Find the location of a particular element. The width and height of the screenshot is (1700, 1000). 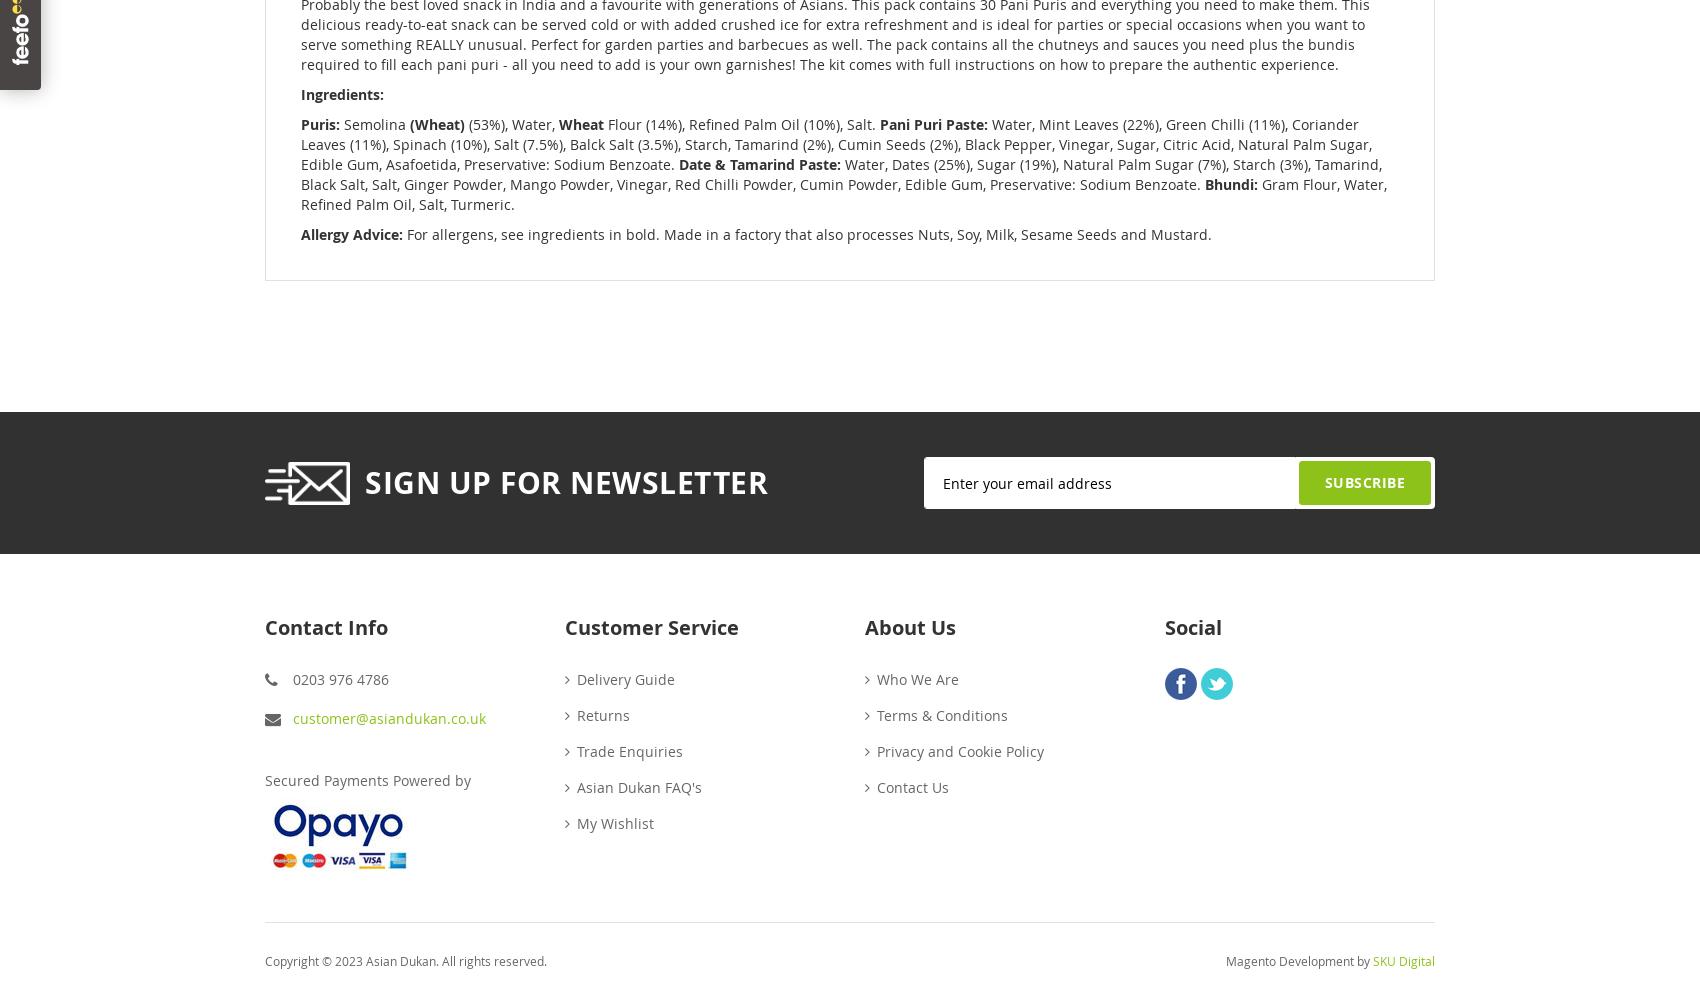

'Terms & Conditions' is located at coordinates (942, 713).